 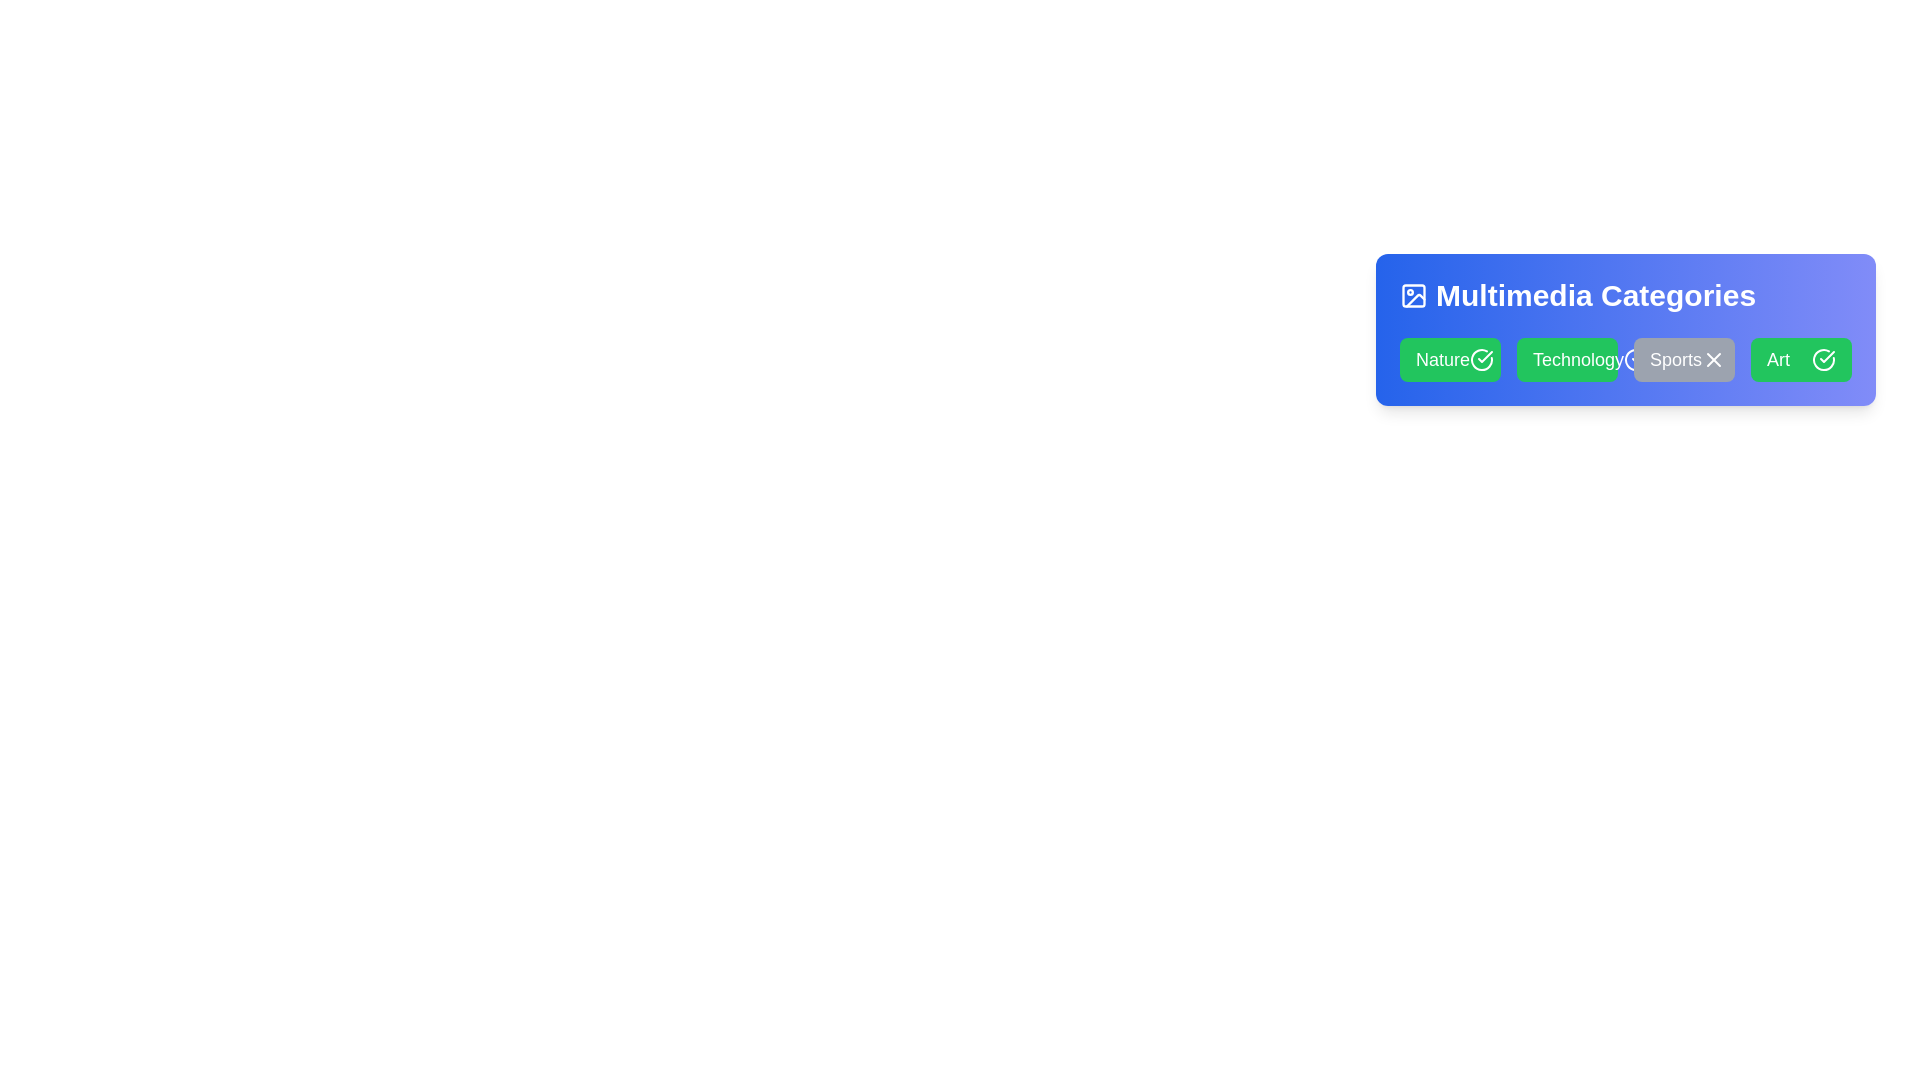 What do you see at coordinates (1675, 358) in the screenshot?
I see `the 'Sports' text label which is styled with a medium font weight and large size, located within a gray rounded rectangle button in the blue 'Multimedia Categories' panel` at bounding box center [1675, 358].